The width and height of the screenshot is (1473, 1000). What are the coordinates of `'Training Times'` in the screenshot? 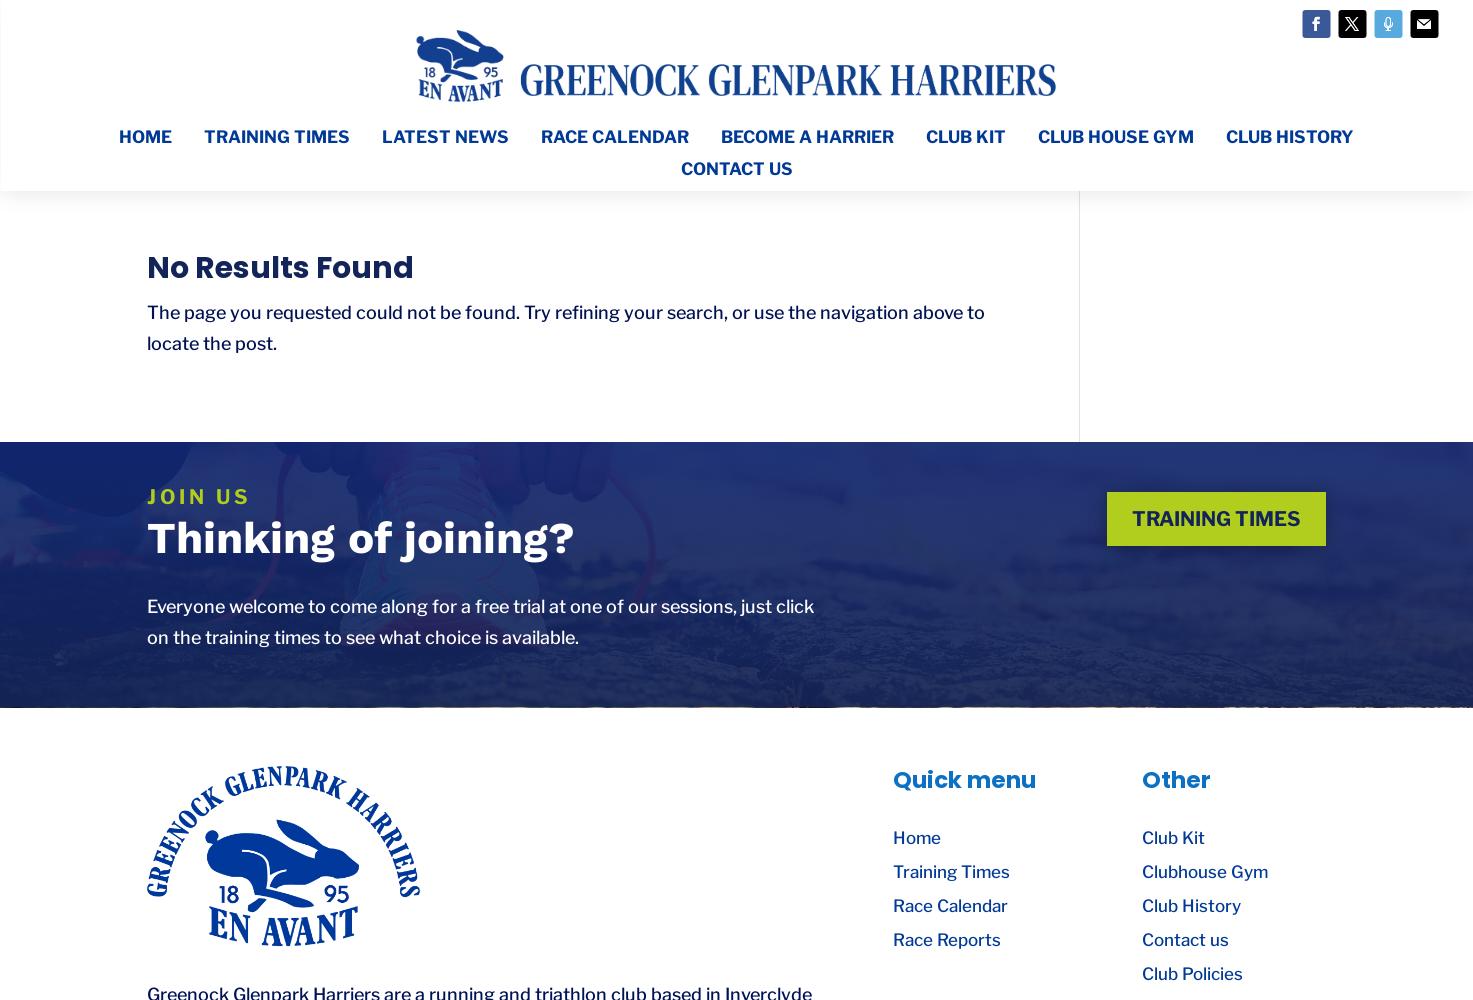 It's located at (951, 871).